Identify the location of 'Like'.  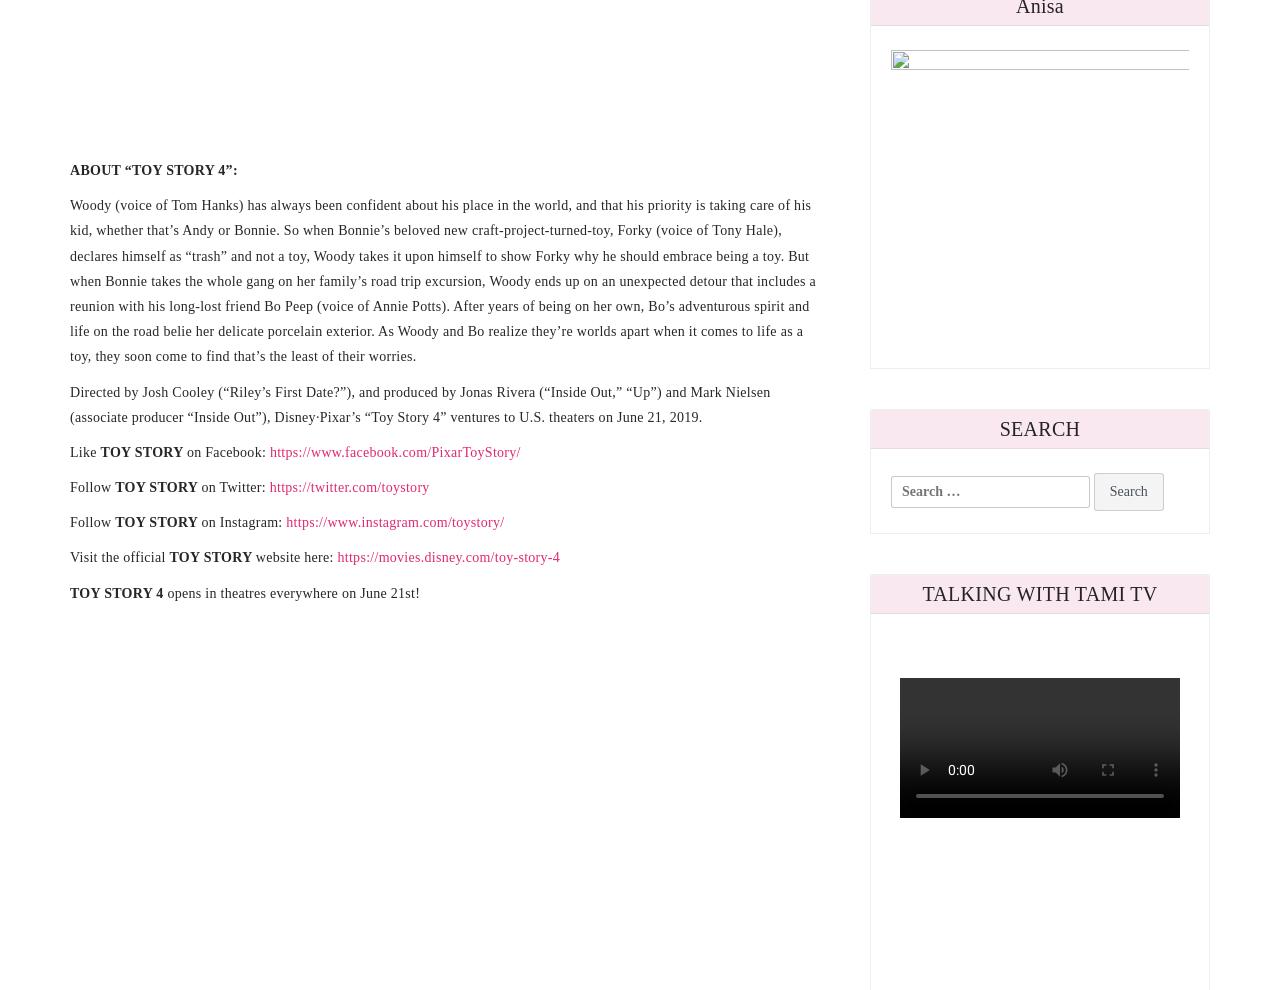
(83, 451).